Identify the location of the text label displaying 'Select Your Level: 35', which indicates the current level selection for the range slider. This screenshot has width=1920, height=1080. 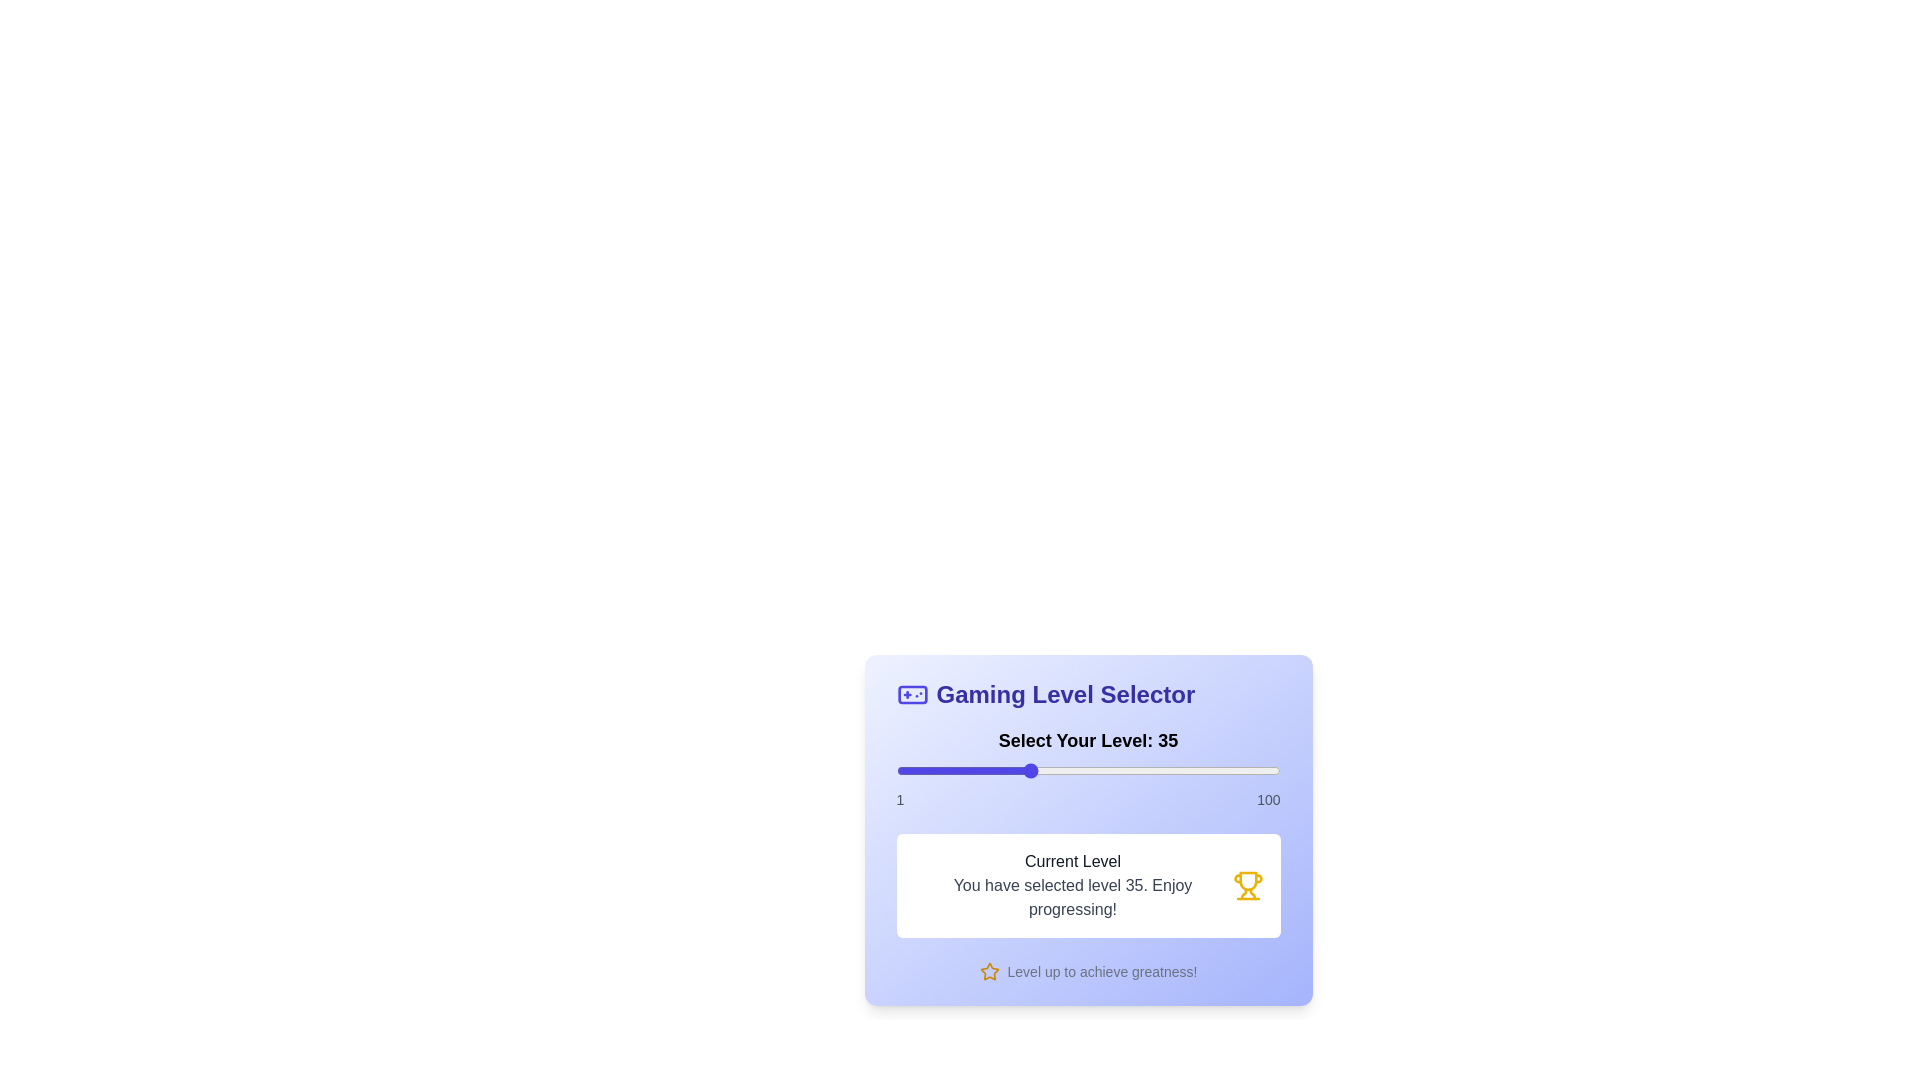
(1087, 740).